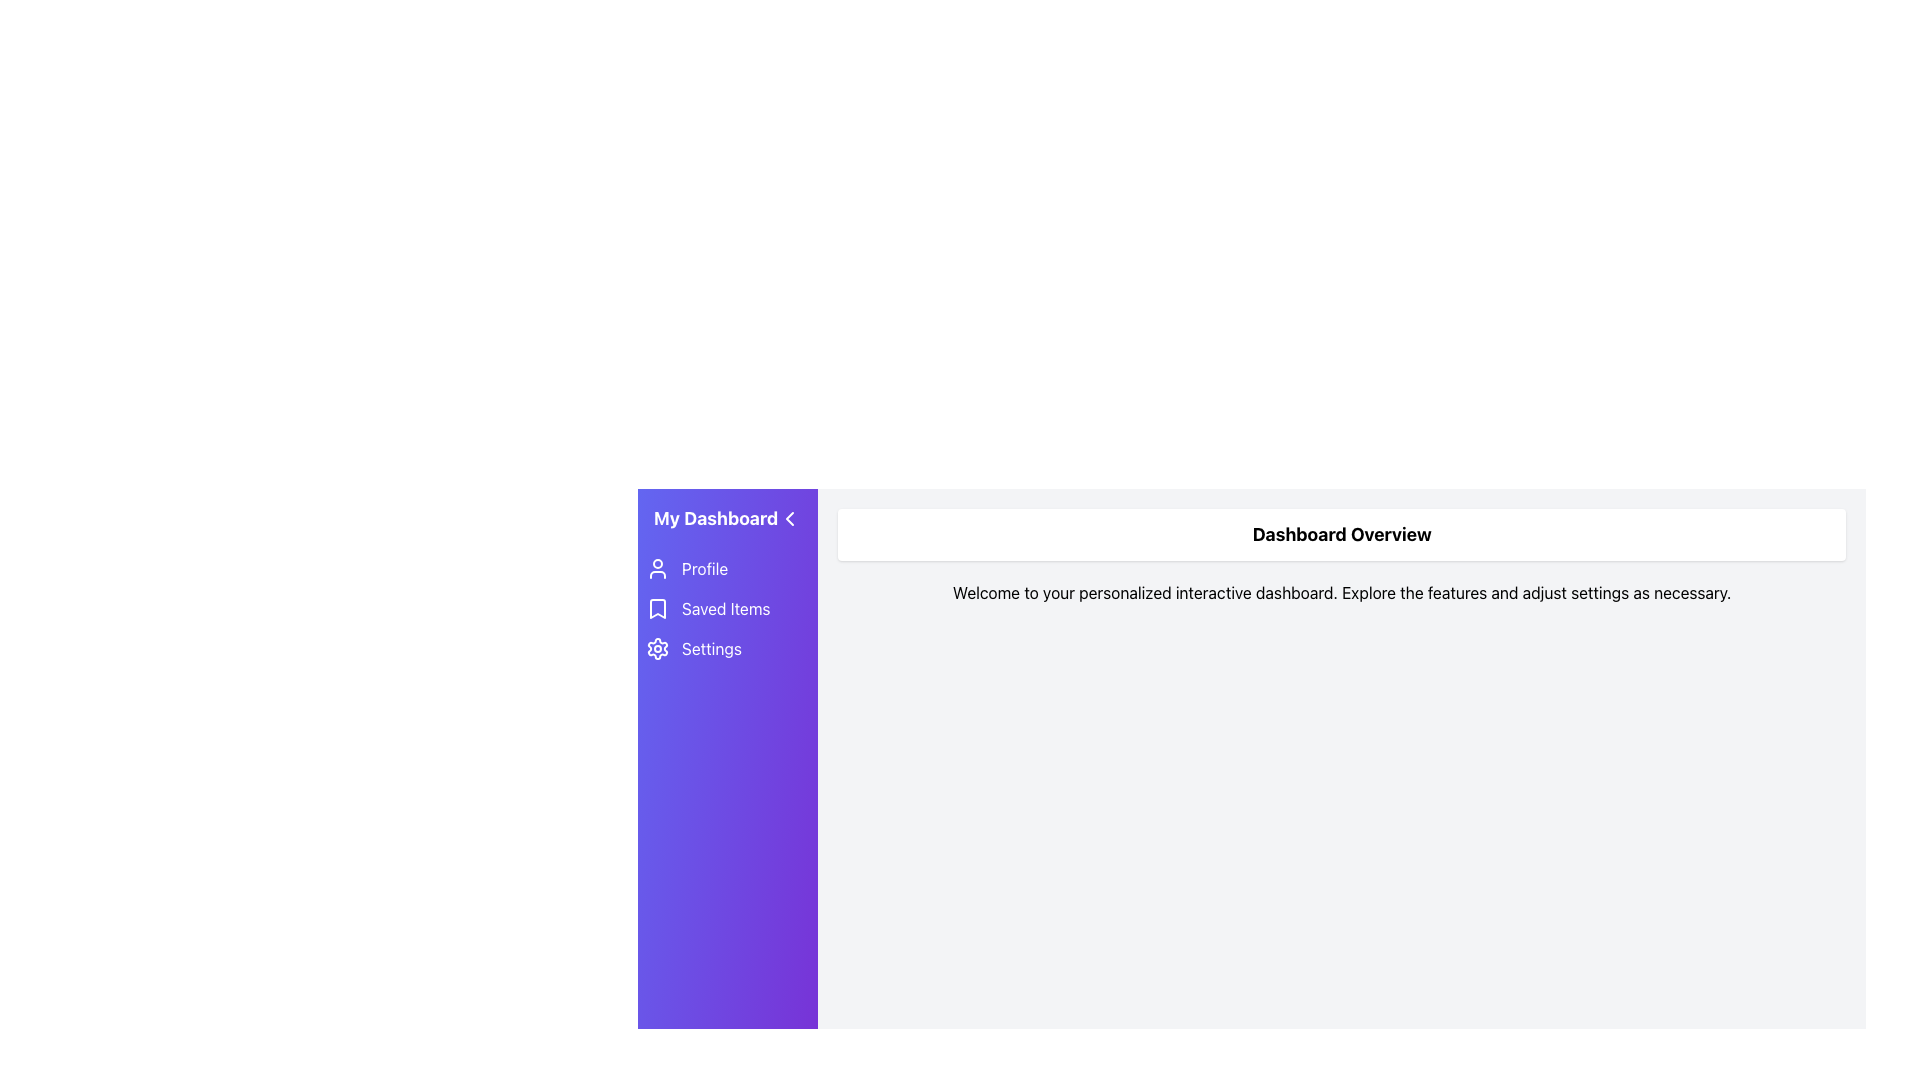  I want to click on the bold text 'My Dashboard' located in the purple header area on the top left side of the interface, so click(716, 518).